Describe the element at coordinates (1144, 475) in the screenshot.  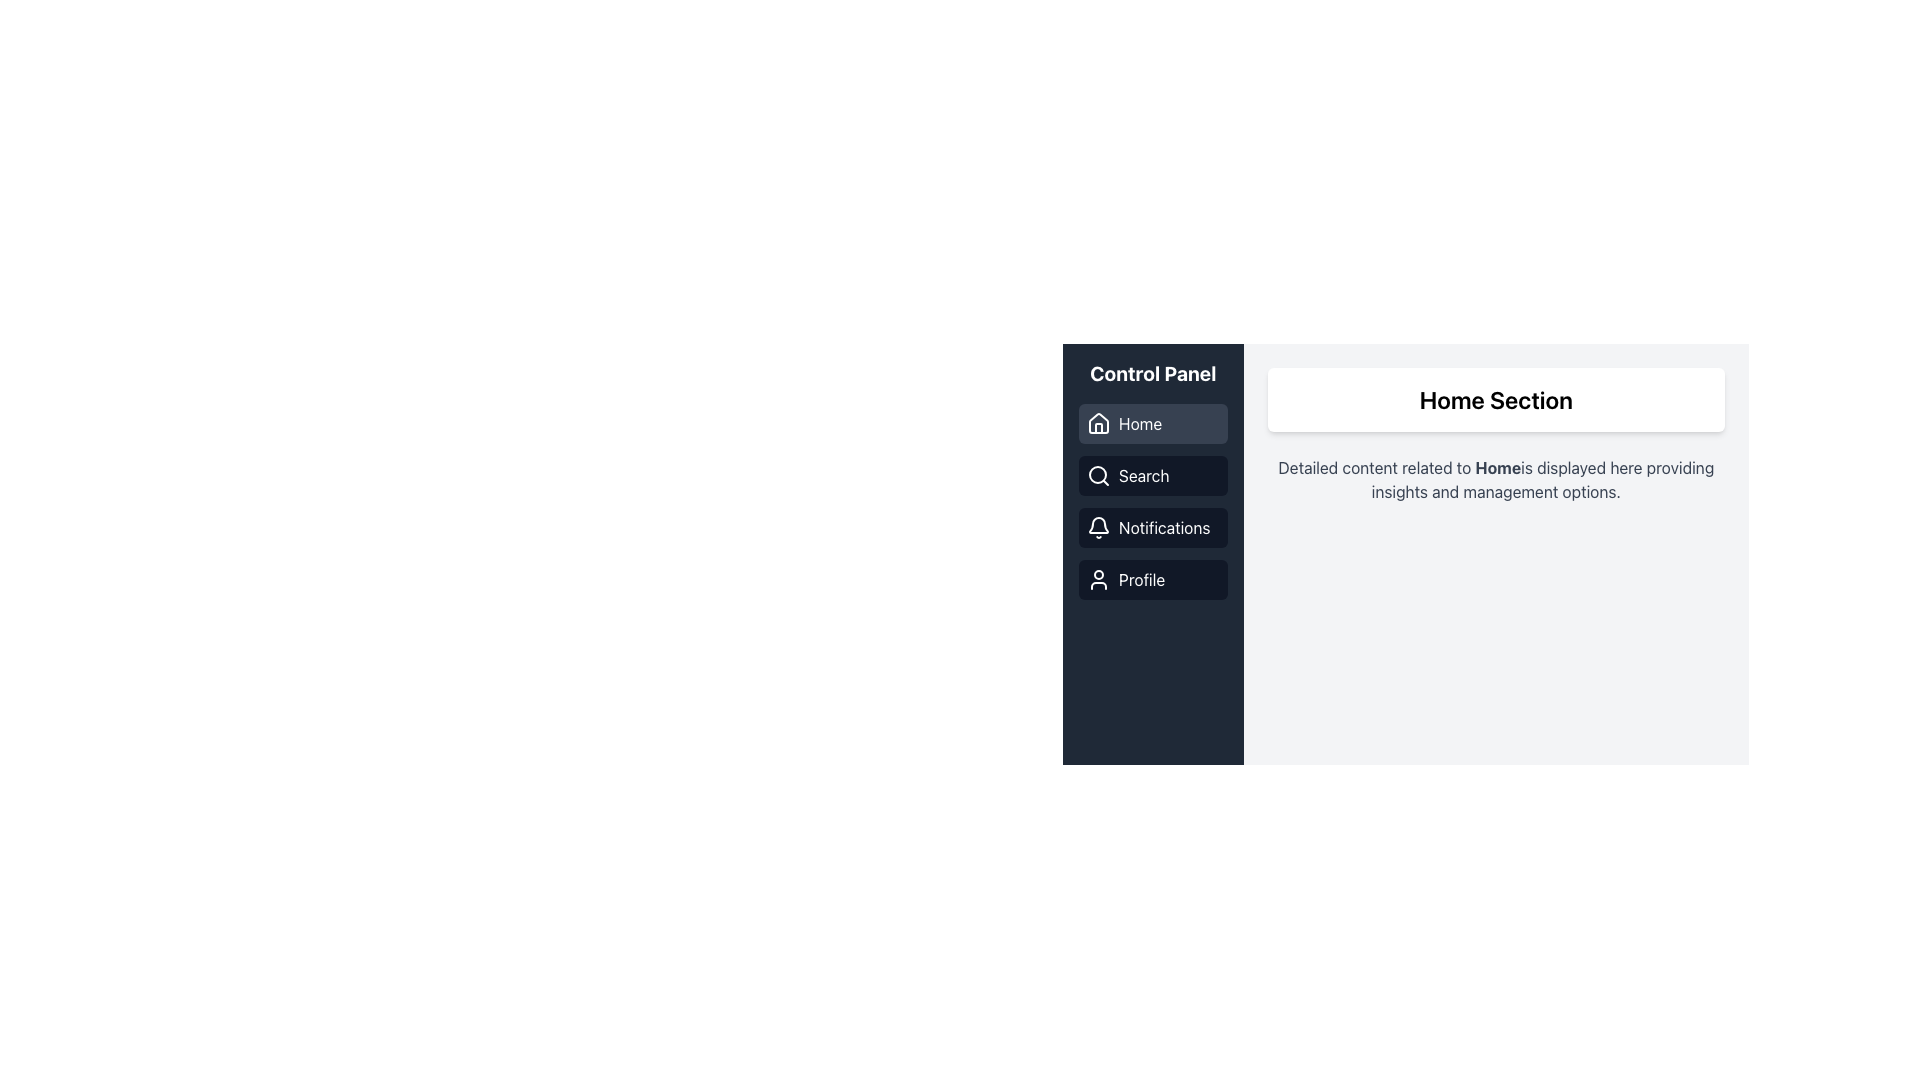
I see `the 'Search' text label, which is styled in white font against a dark background, located in the left-side vertical navigation panel, positioned directly below the 'Home' button and above the 'Notifications' button` at that location.